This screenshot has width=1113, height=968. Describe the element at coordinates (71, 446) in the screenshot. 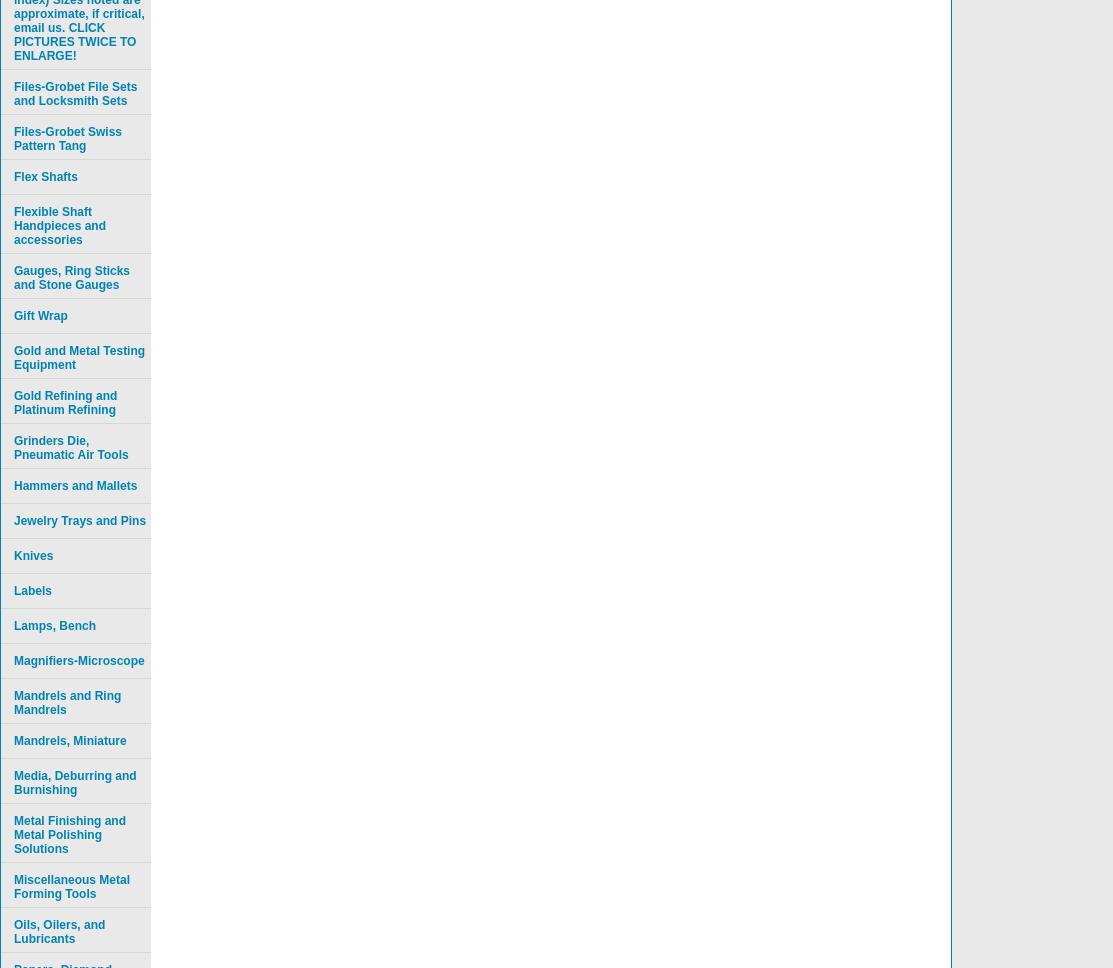

I see `'Grinders Die, Pneumatic Air Tools'` at that location.